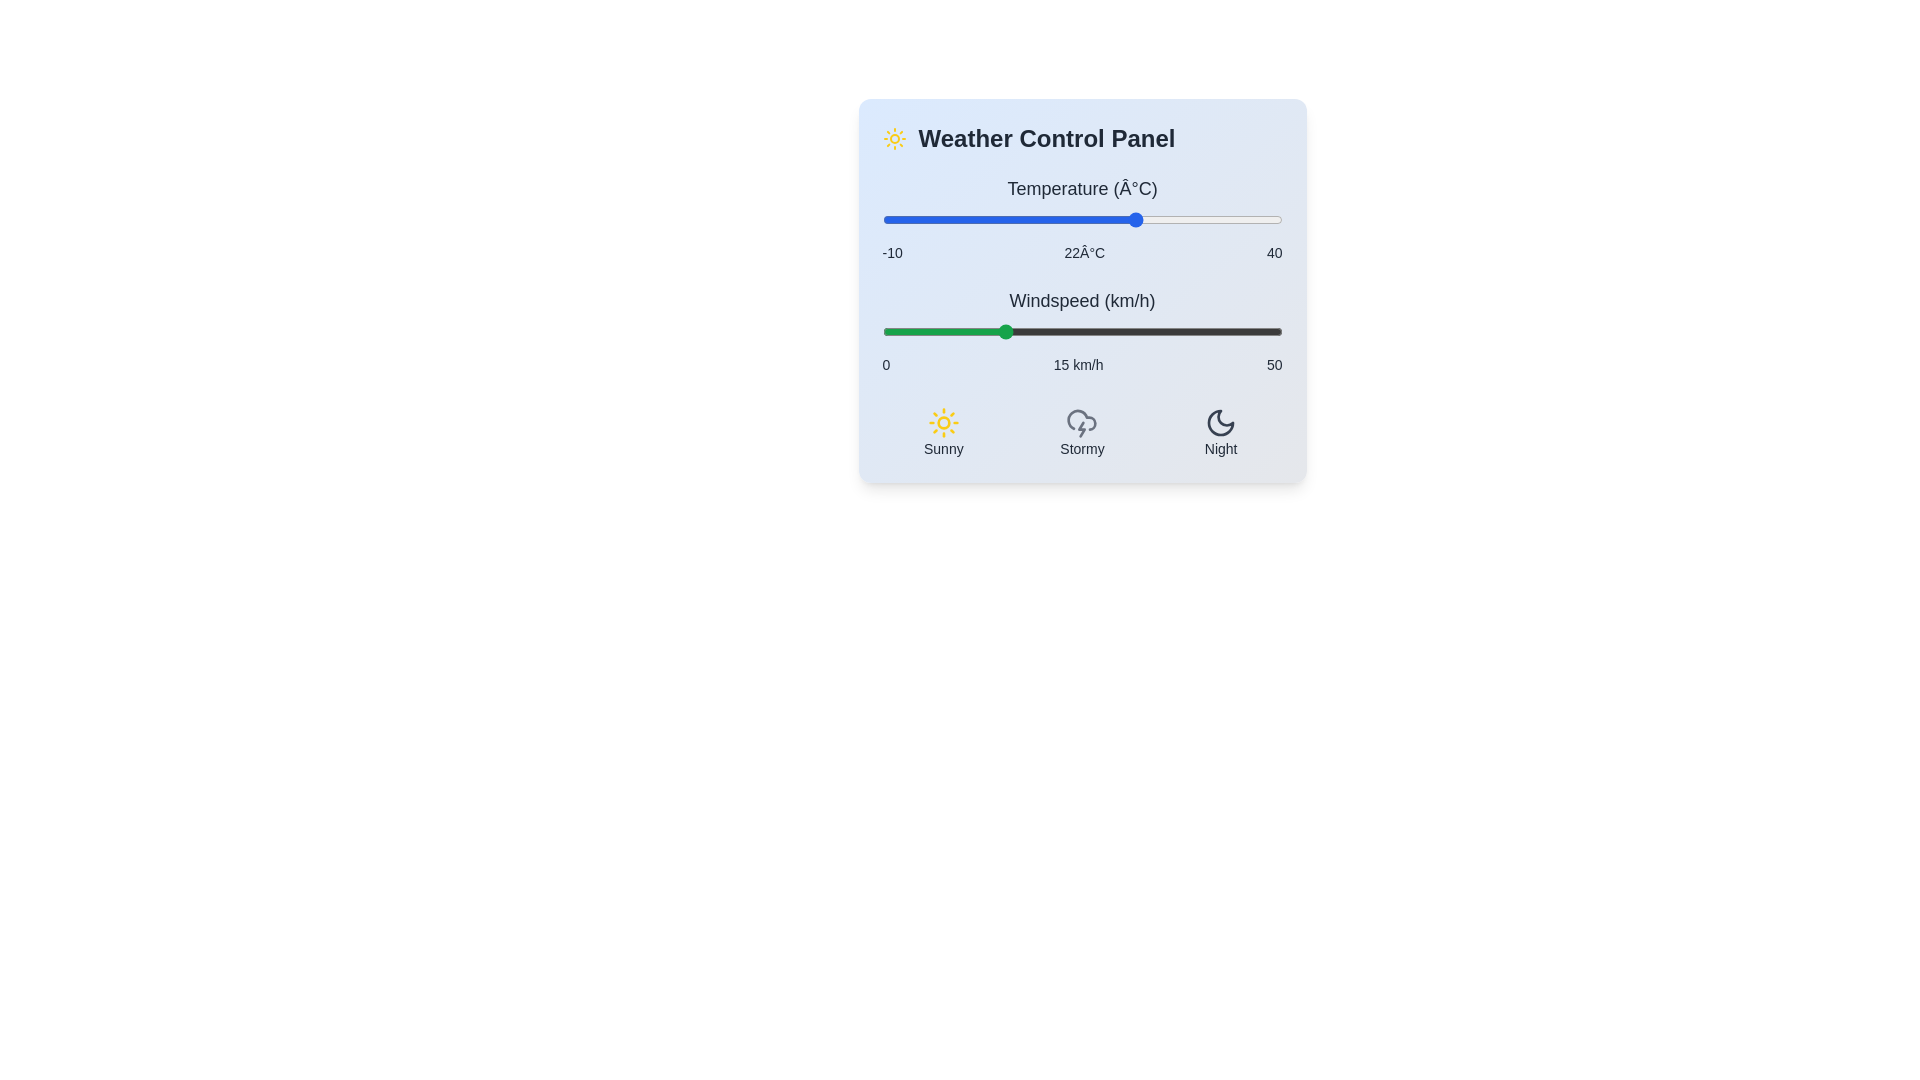 This screenshot has width=1920, height=1080. What do you see at coordinates (942, 422) in the screenshot?
I see `the central SVG Circle that represents the sun icon in the 'Weather Control Panel'` at bounding box center [942, 422].